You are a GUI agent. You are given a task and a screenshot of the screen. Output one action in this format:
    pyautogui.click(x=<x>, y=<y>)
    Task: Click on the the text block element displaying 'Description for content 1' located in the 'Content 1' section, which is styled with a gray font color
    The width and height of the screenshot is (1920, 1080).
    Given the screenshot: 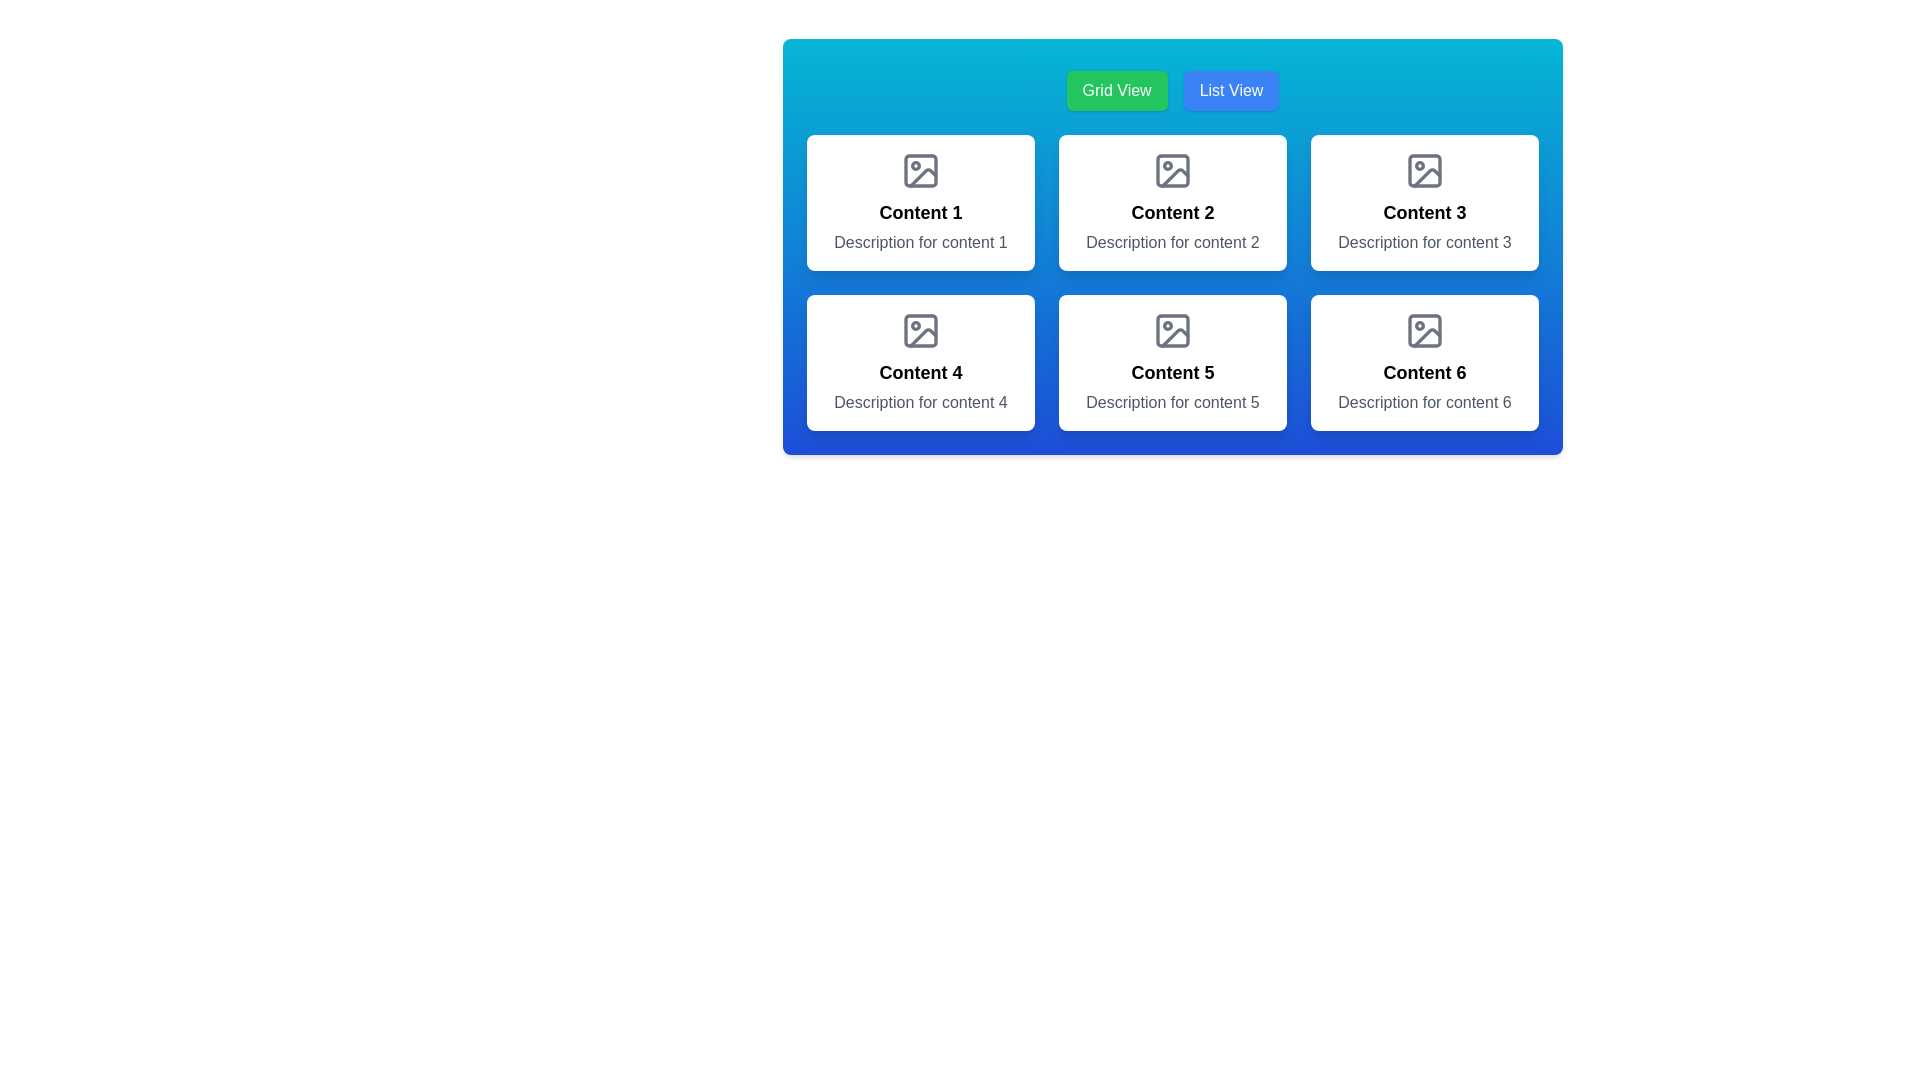 What is the action you would take?
    pyautogui.click(x=920, y=242)
    